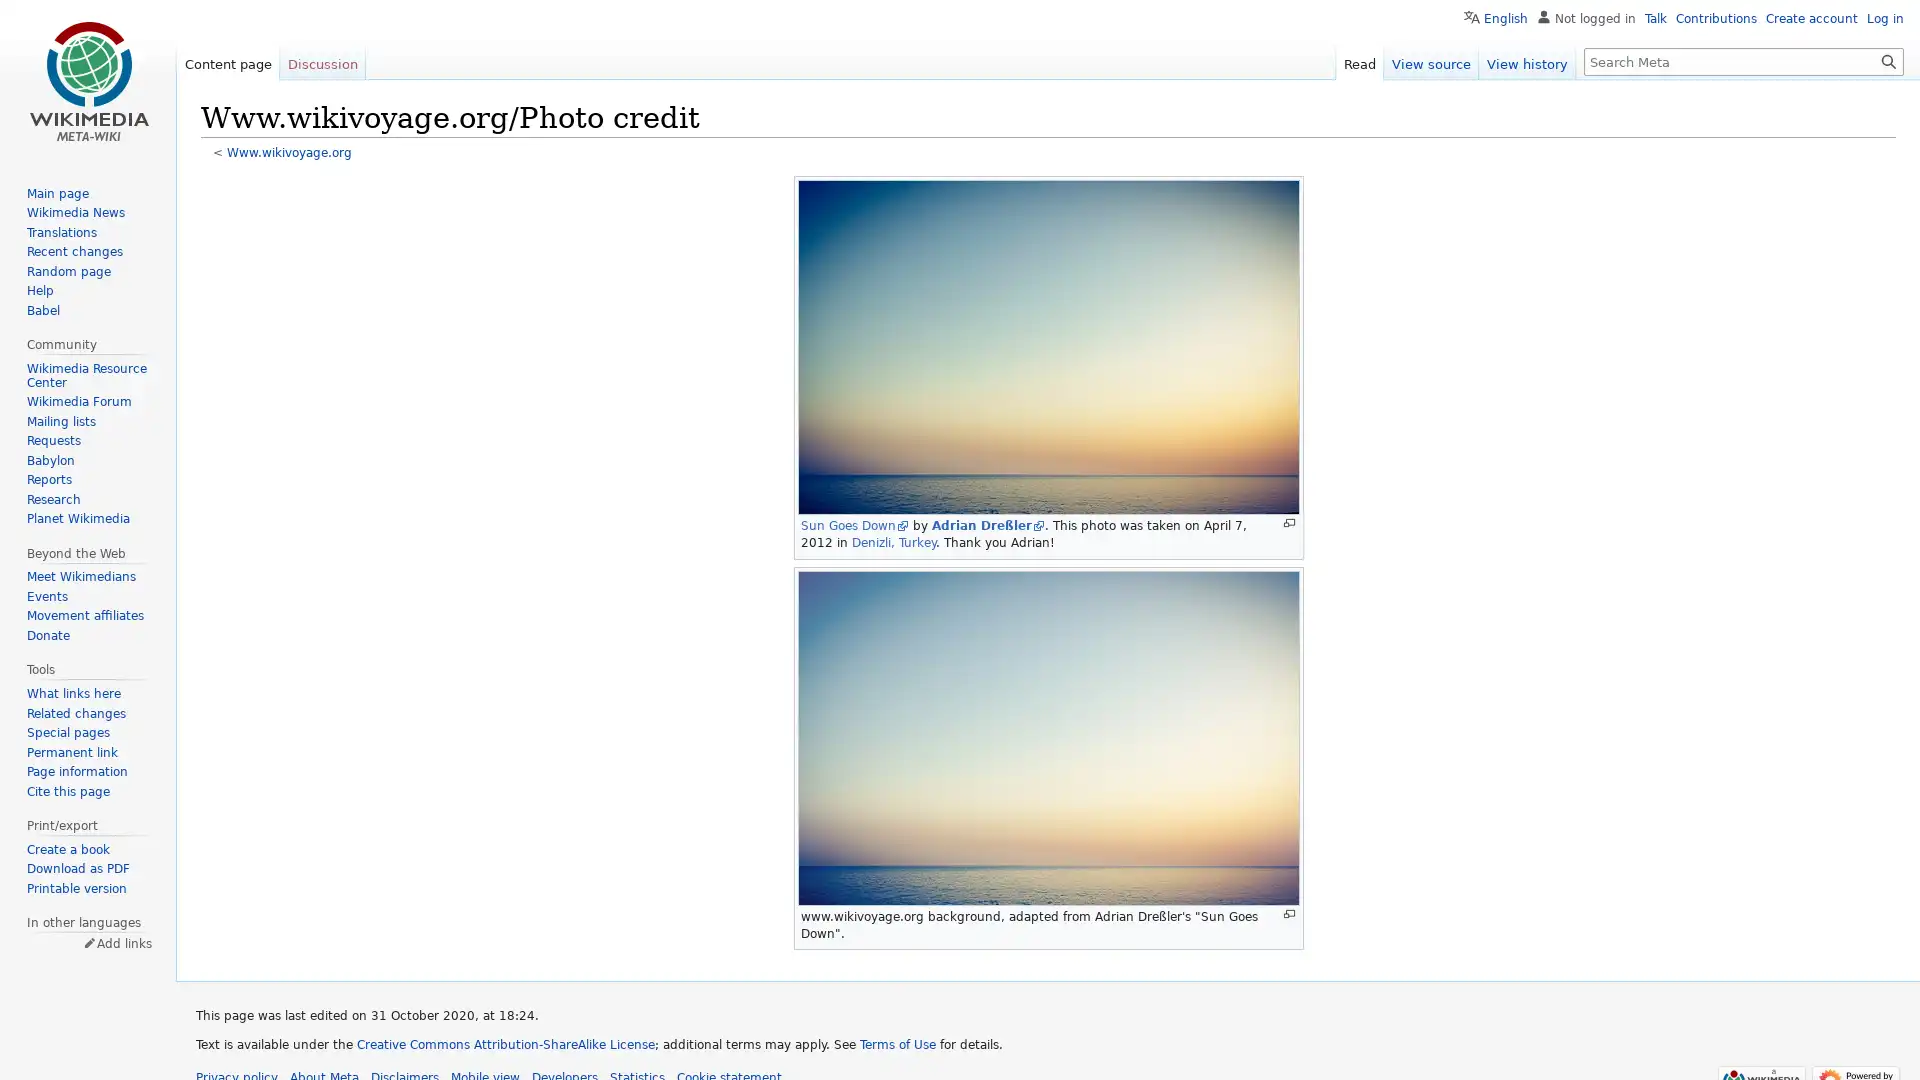 This screenshot has height=1080, width=1920. Describe the element at coordinates (1888, 60) in the screenshot. I see `Search` at that location.